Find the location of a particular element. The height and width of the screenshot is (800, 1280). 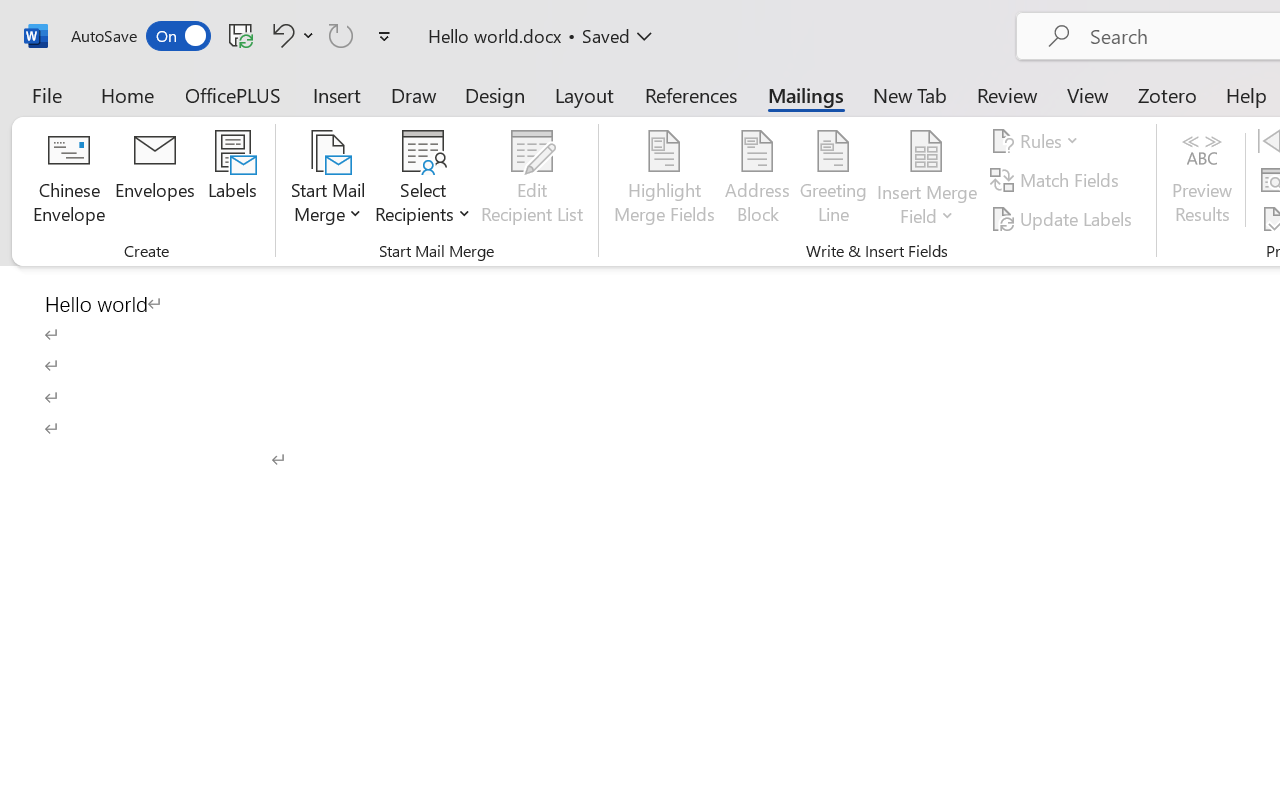

'Save' is located at coordinates (240, 34).